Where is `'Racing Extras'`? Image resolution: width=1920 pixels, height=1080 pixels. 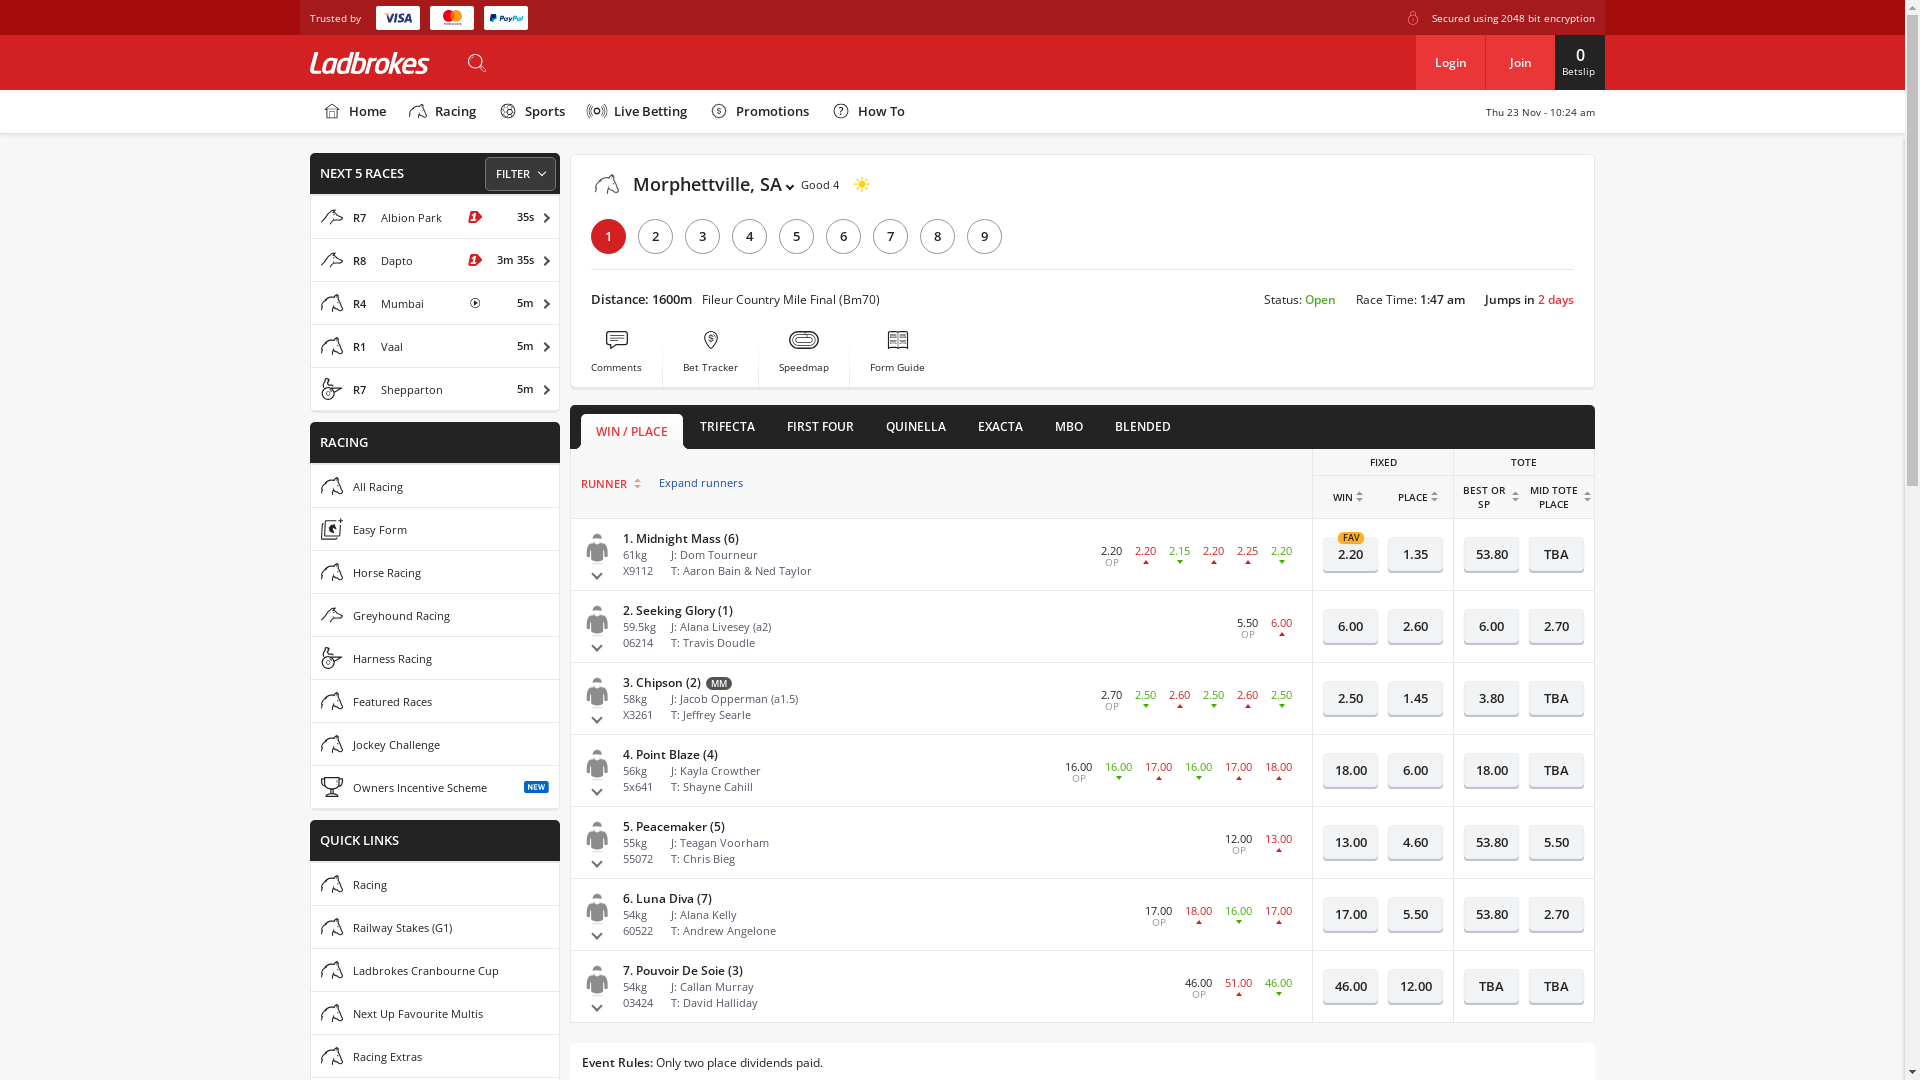
'Racing Extras' is located at coordinates (434, 1055).